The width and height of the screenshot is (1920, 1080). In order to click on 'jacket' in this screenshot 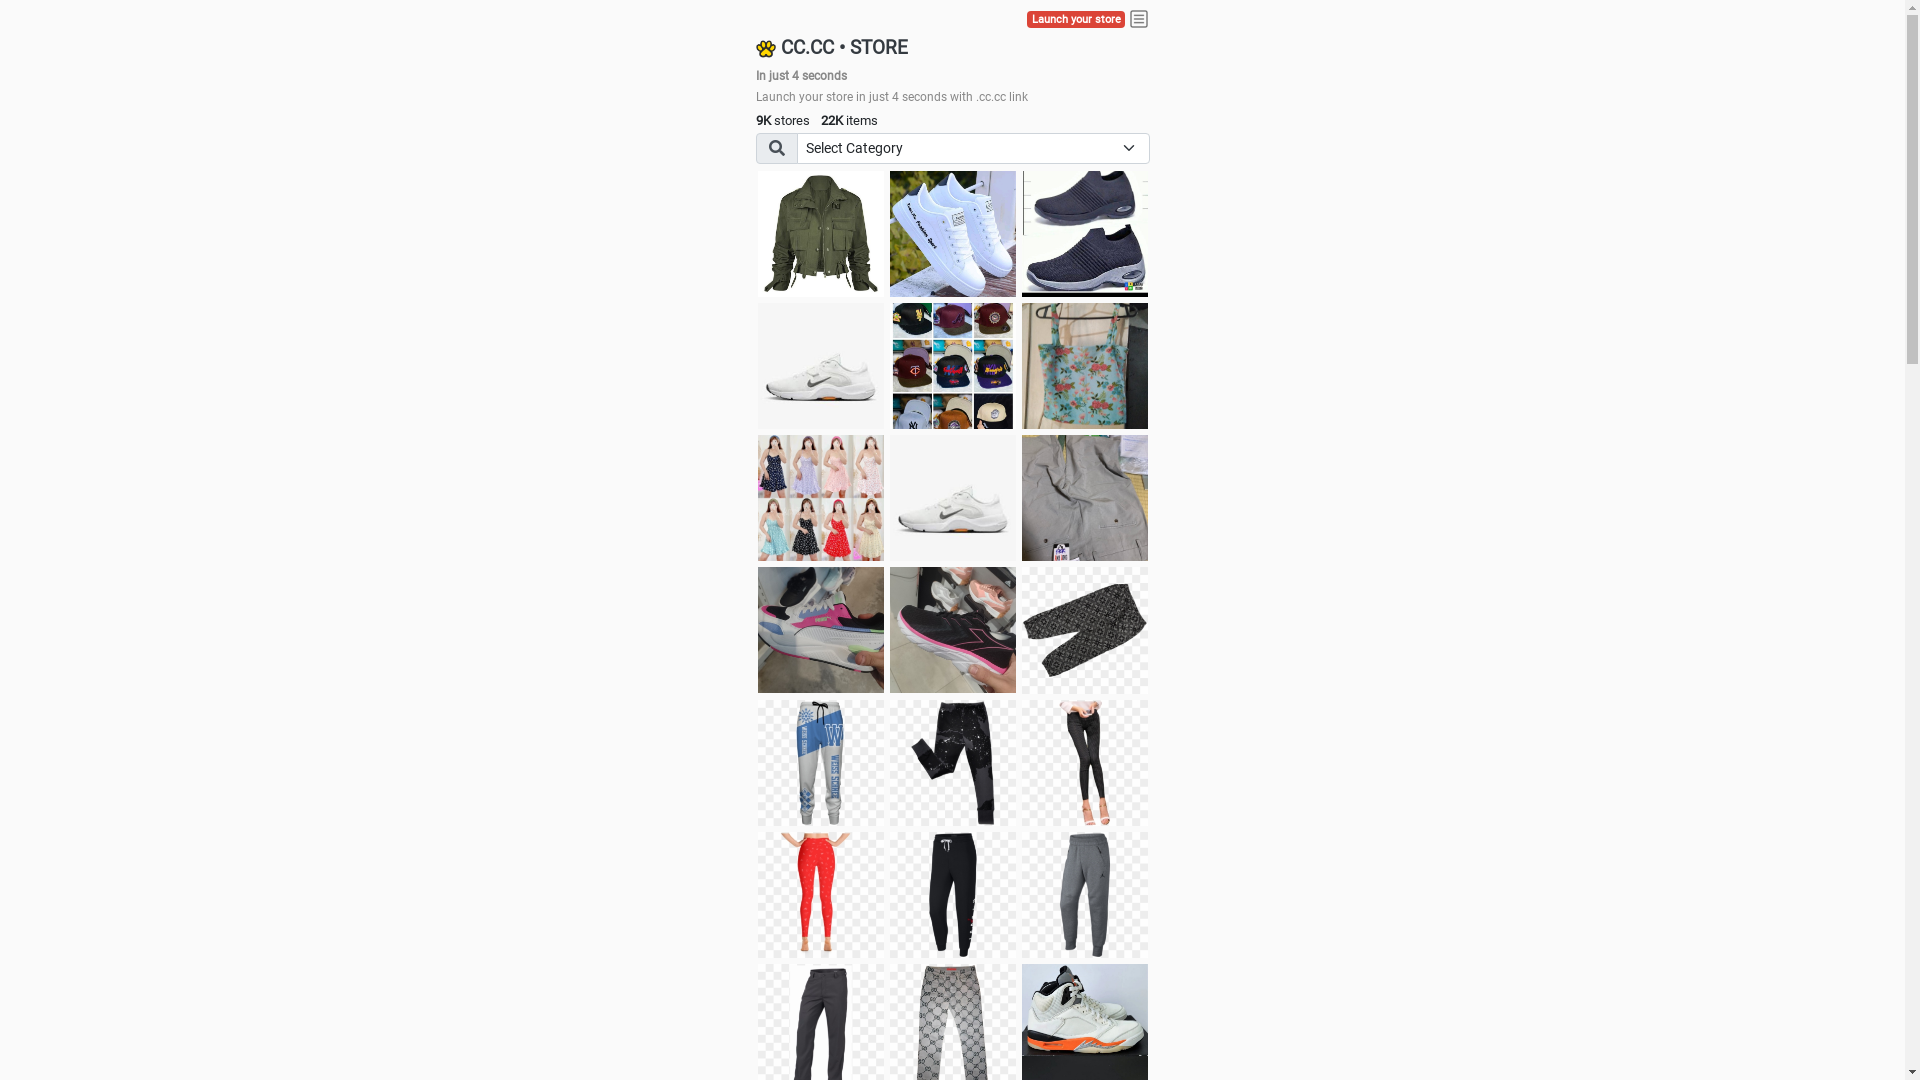, I will do `click(757, 233)`.